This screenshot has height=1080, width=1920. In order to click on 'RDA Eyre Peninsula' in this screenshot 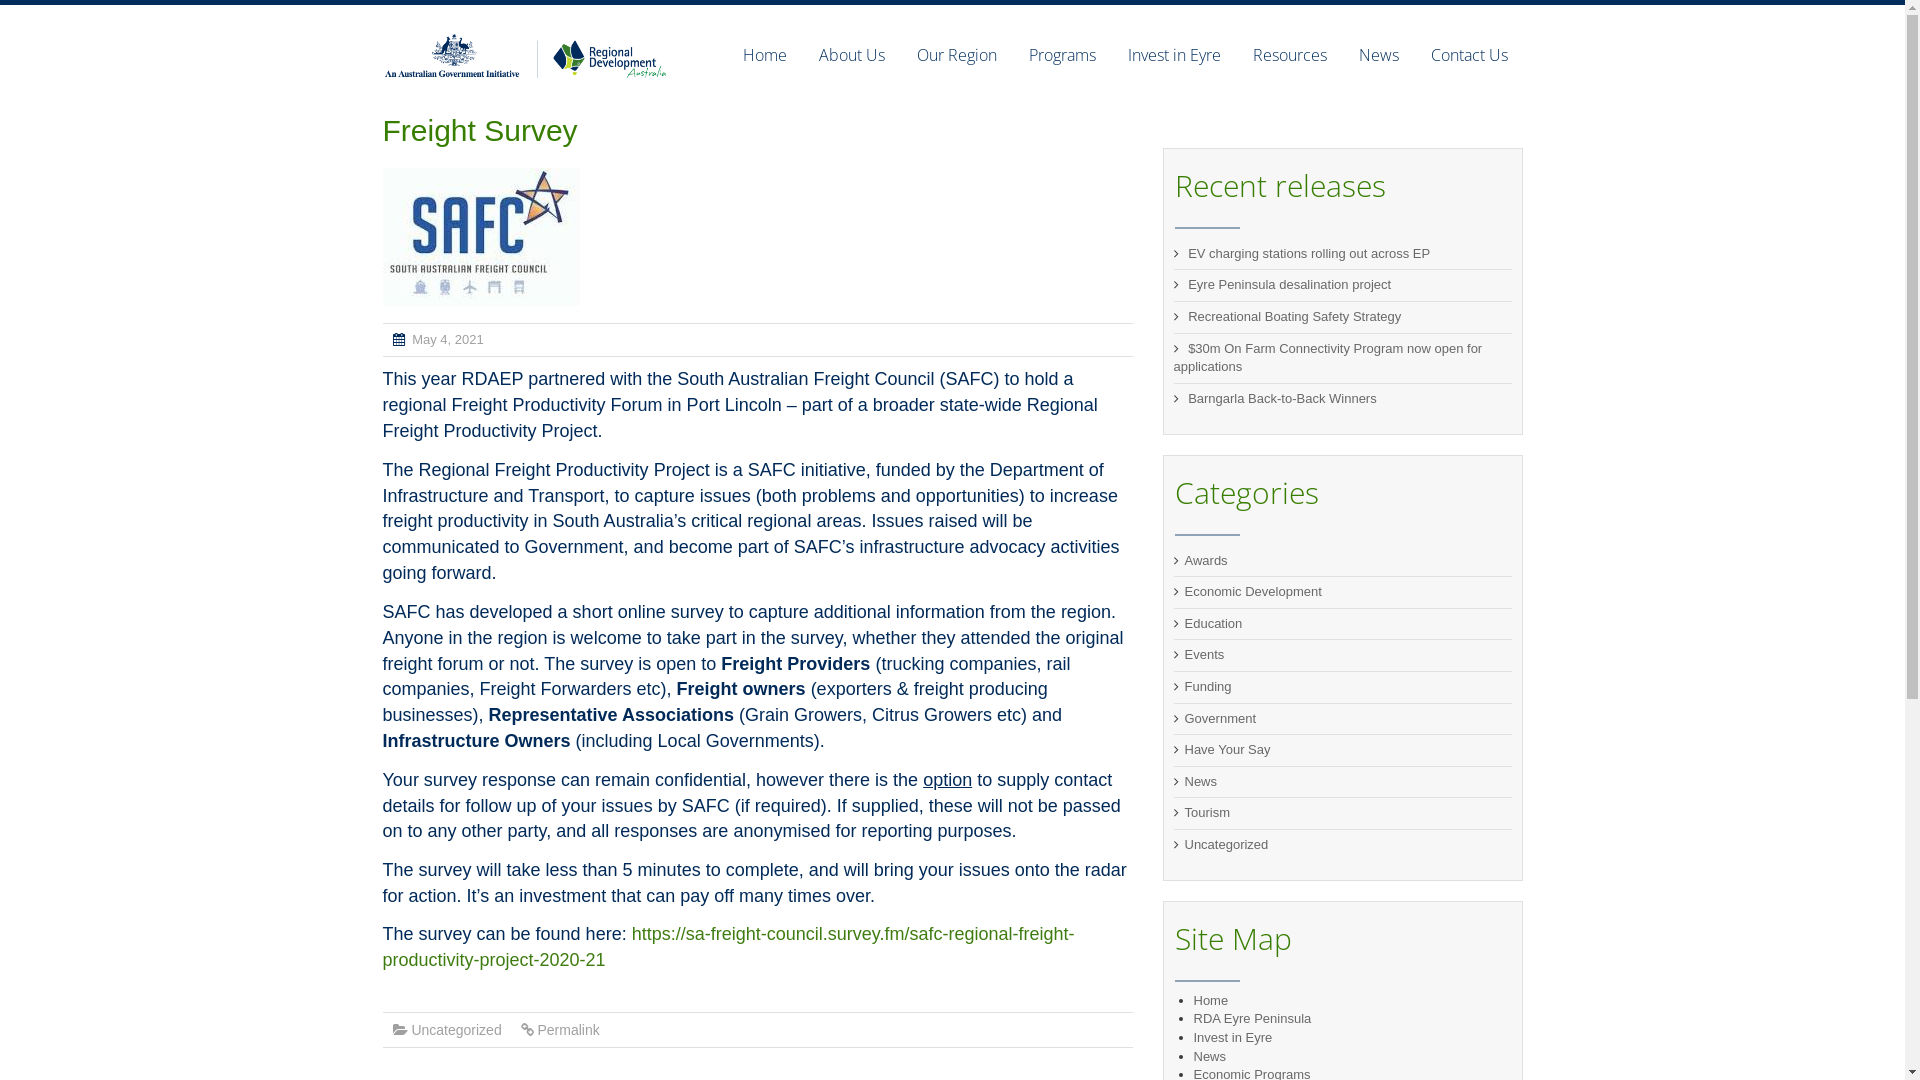, I will do `click(1251, 1018)`.